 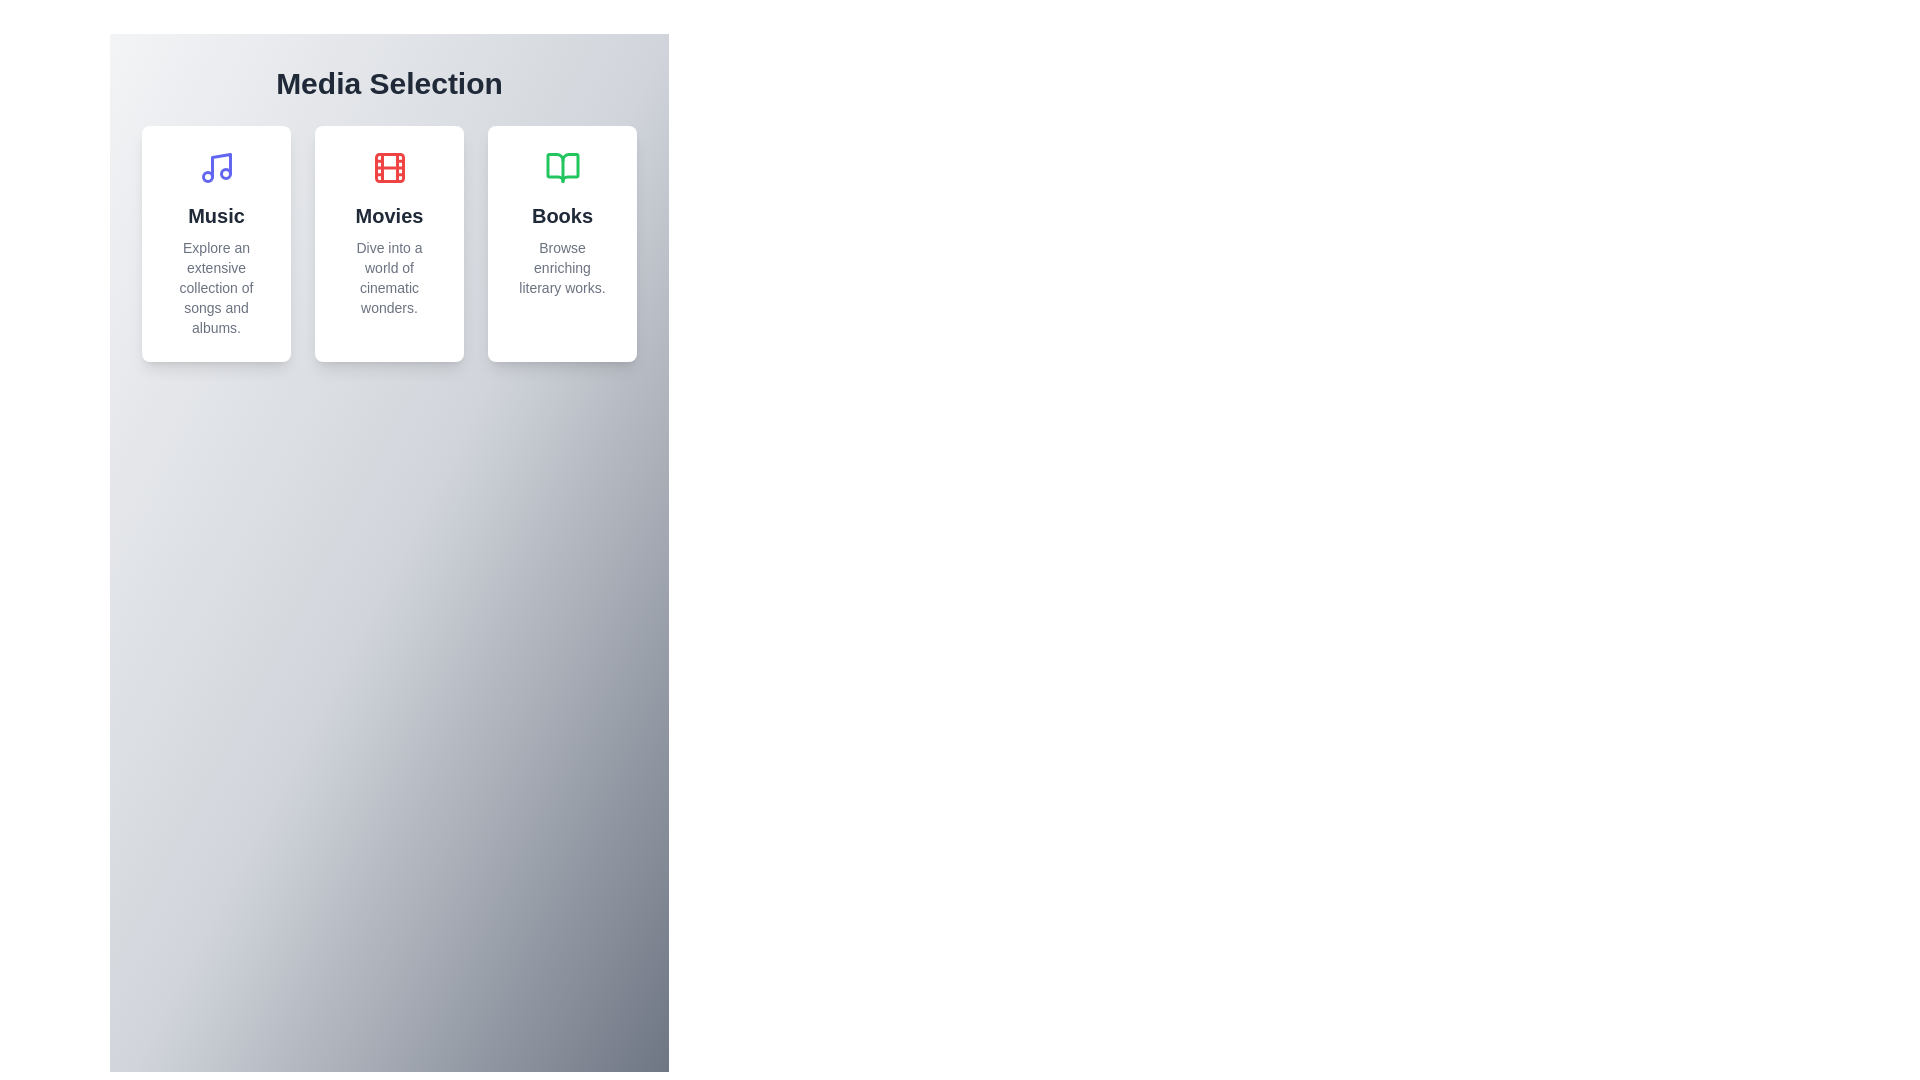 I want to click on the 'Music' selection card, which is the leftmost card in a horizontal row of three cards under the 'Media Selection' title, so click(x=216, y=242).